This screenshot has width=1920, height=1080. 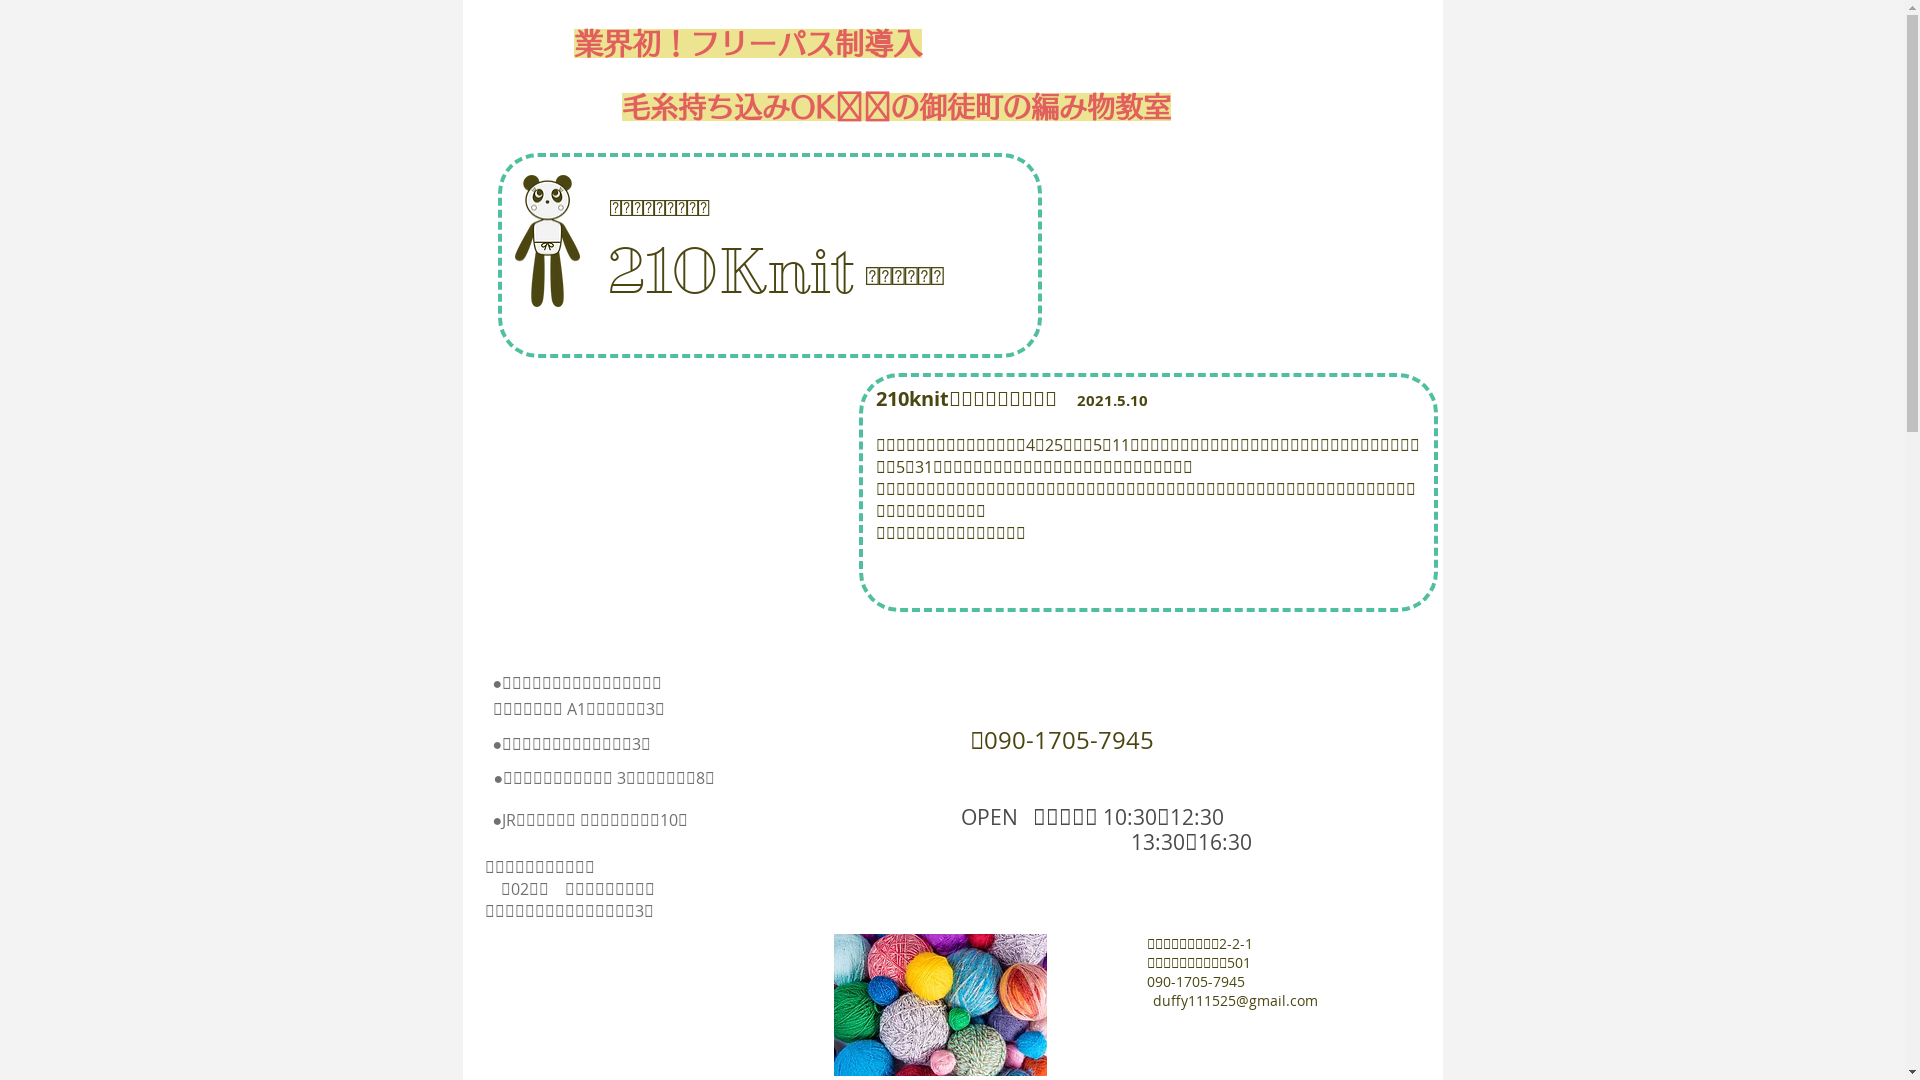 I want to click on 'duffy111525@gmail.com', so click(x=1233, y=1000).